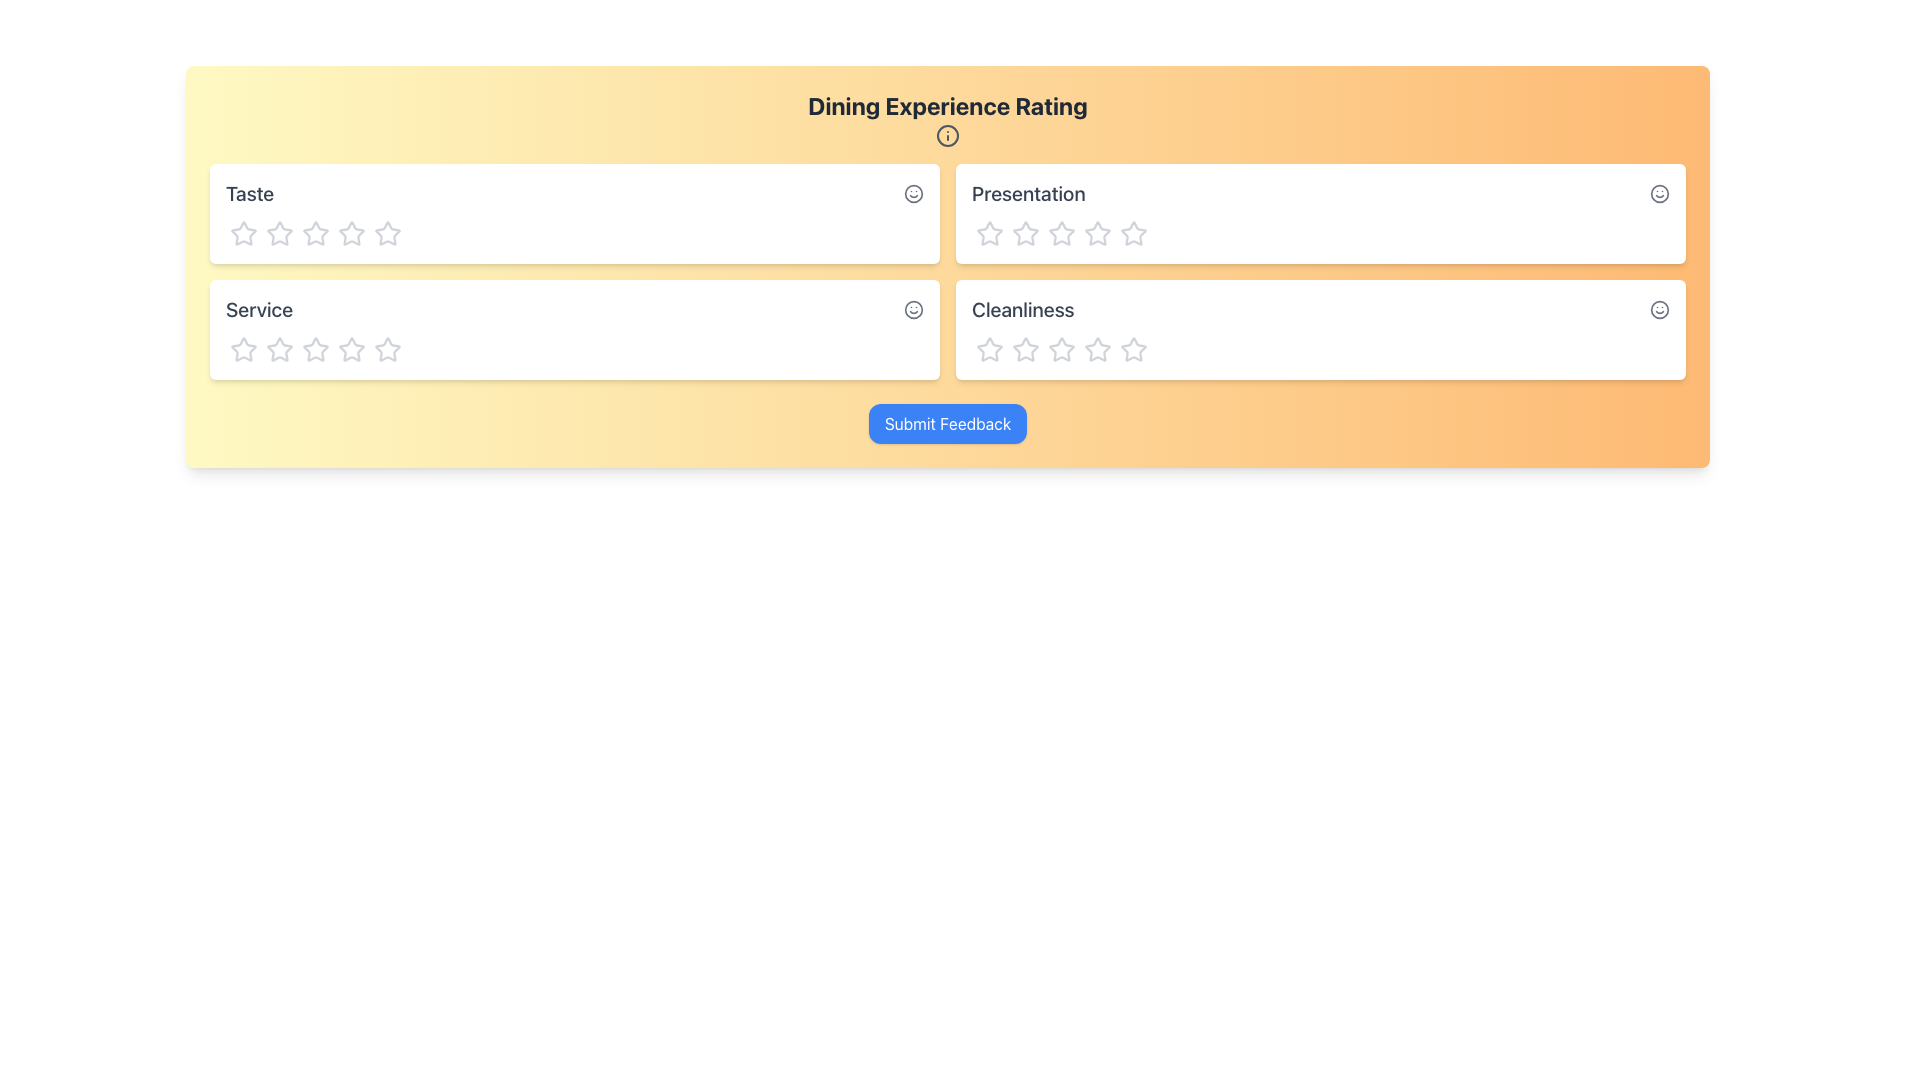  Describe the element at coordinates (1023, 309) in the screenshot. I see `the Text Label indicating the cleanliness rating in the right-bottom section of the grid layout` at that location.